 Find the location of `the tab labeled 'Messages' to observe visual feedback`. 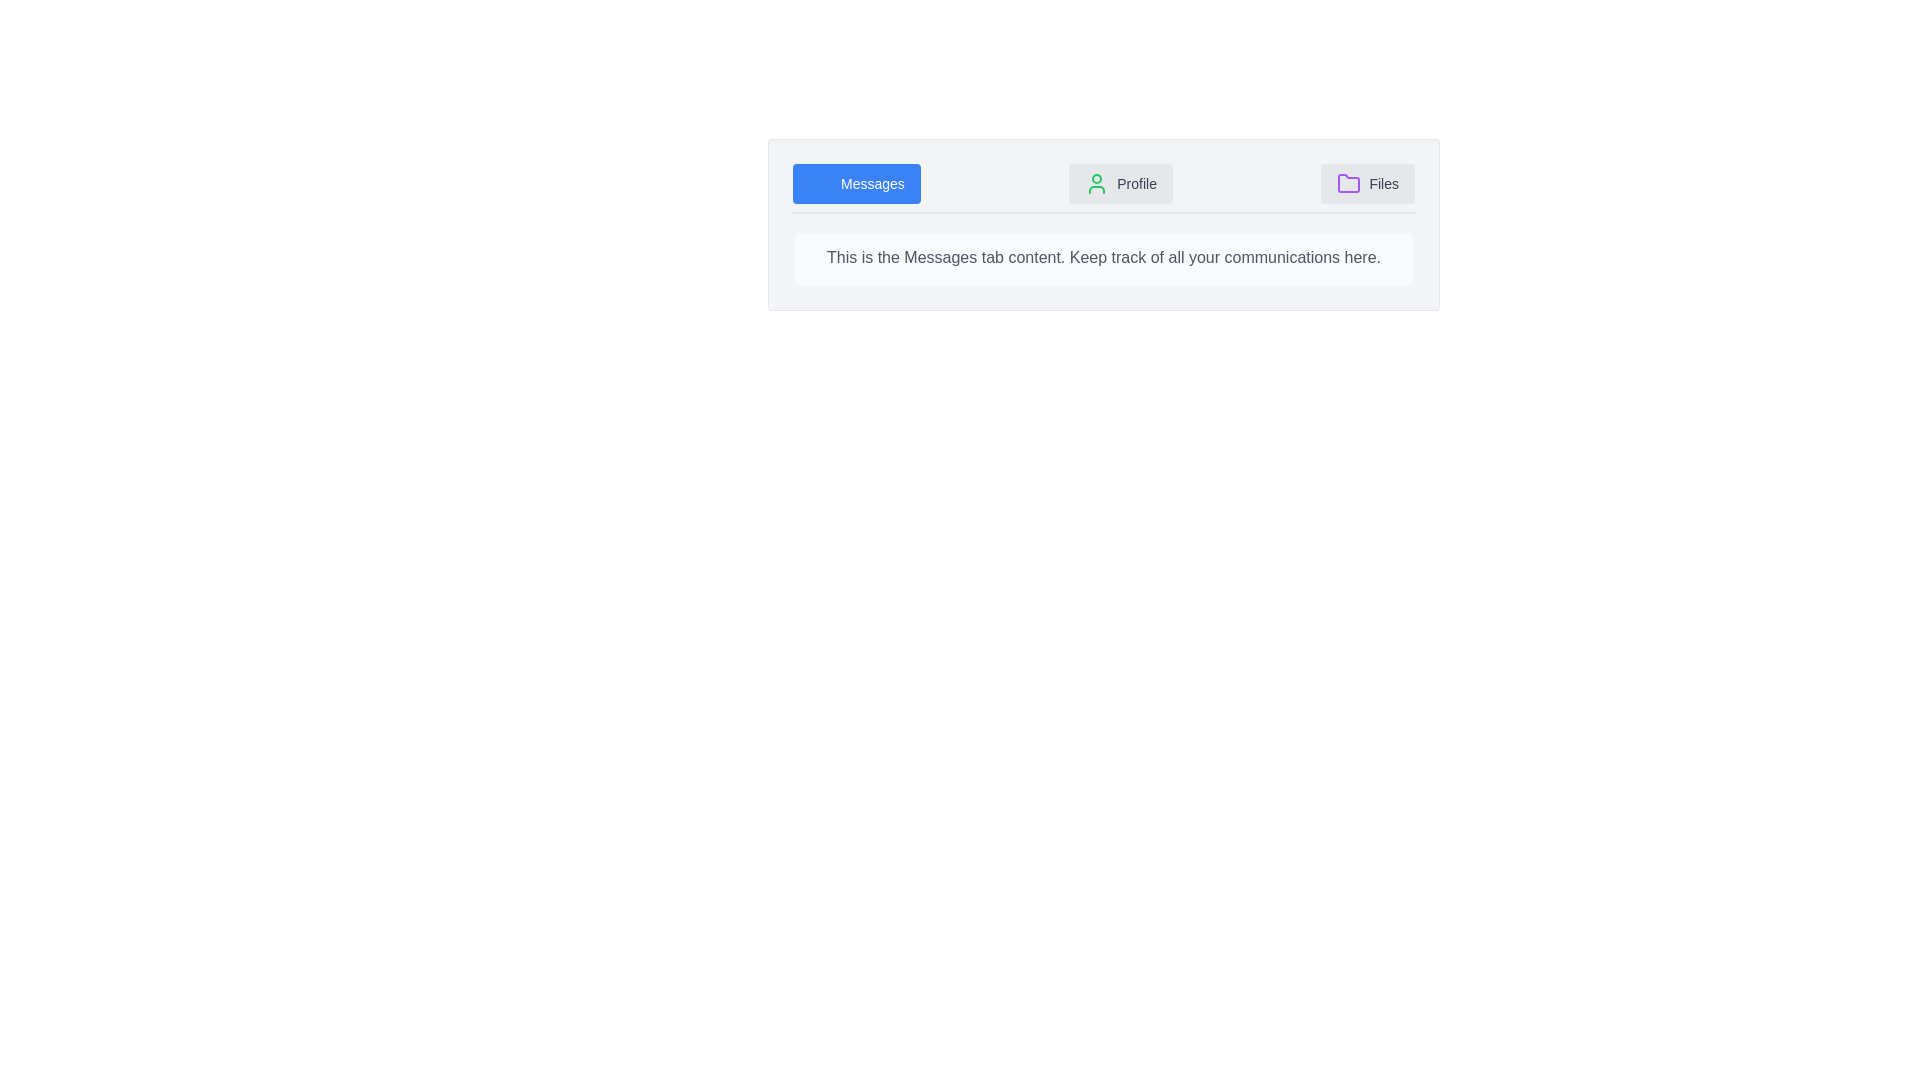

the tab labeled 'Messages' to observe visual feedback is located at coordinates (856, 184).